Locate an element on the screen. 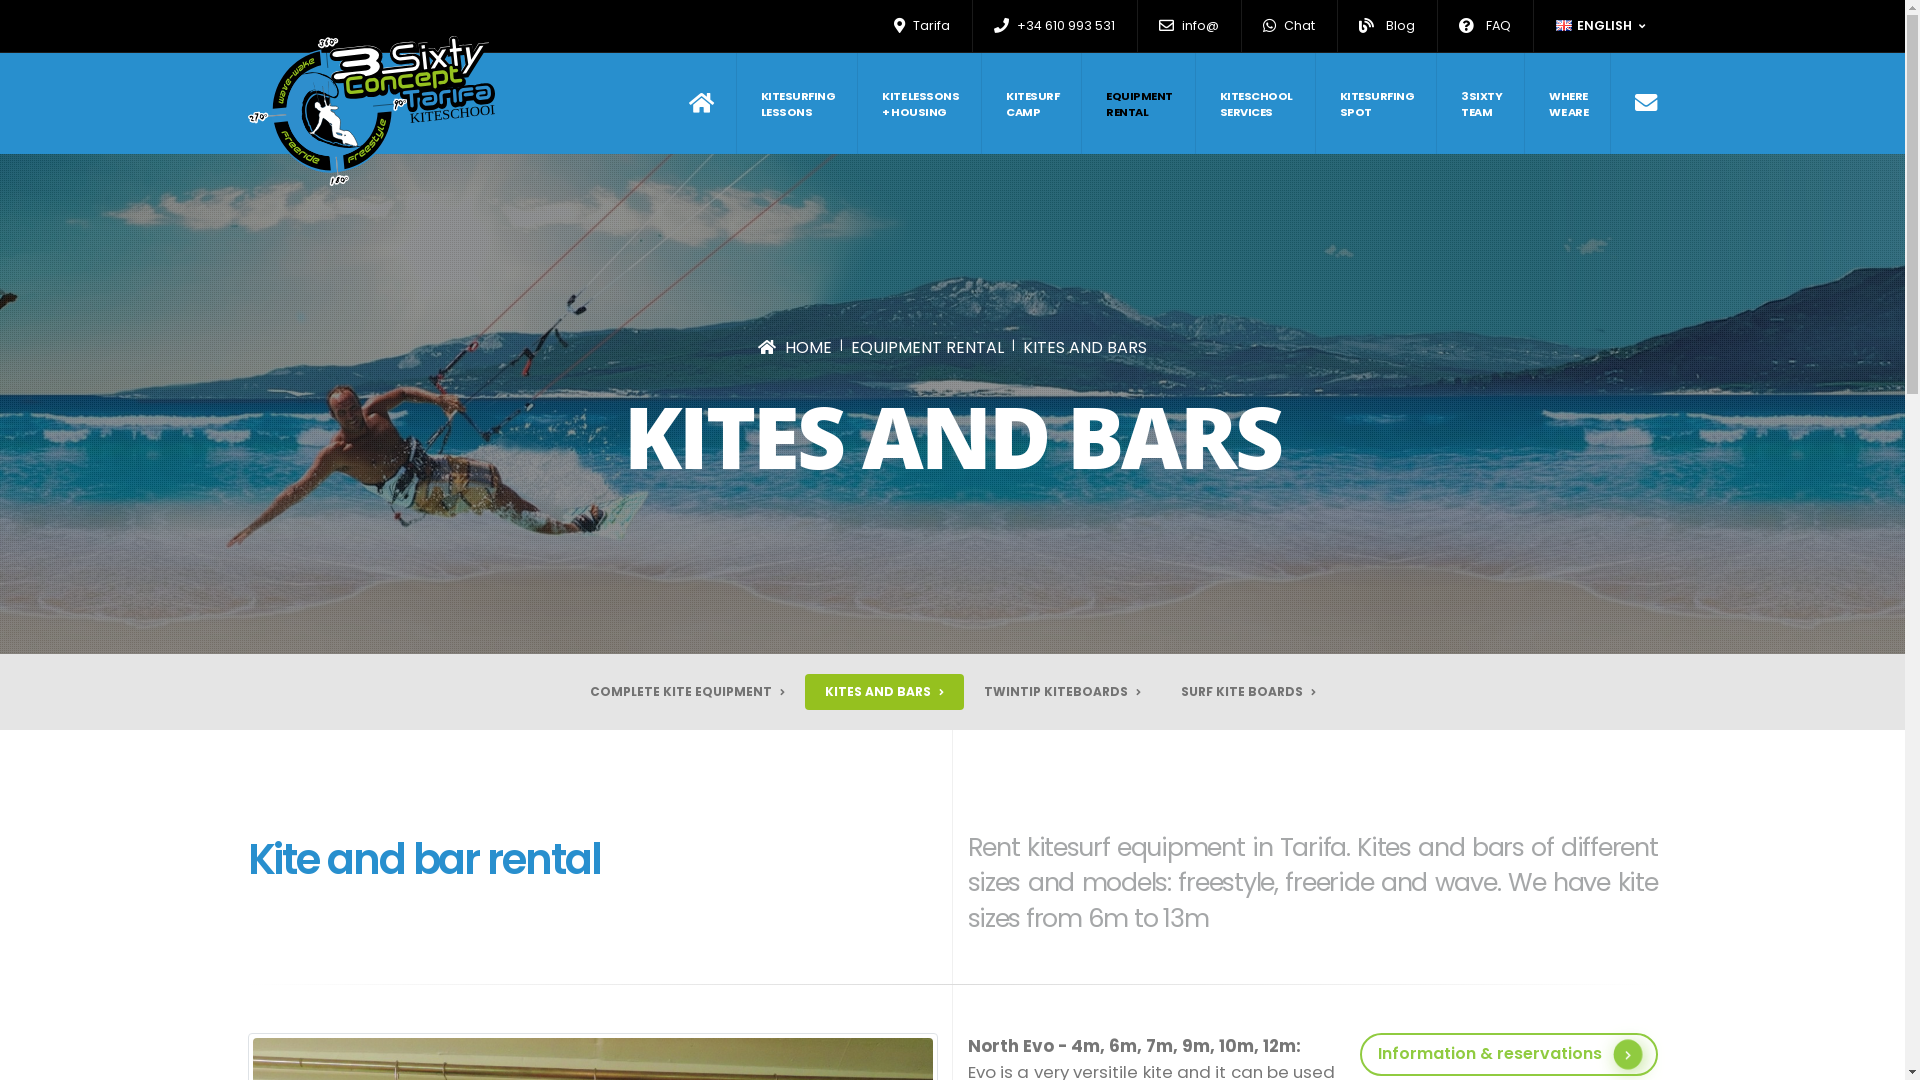 The image size is (1920, 1080). 'info@' is located at coordinates (1189, 26).